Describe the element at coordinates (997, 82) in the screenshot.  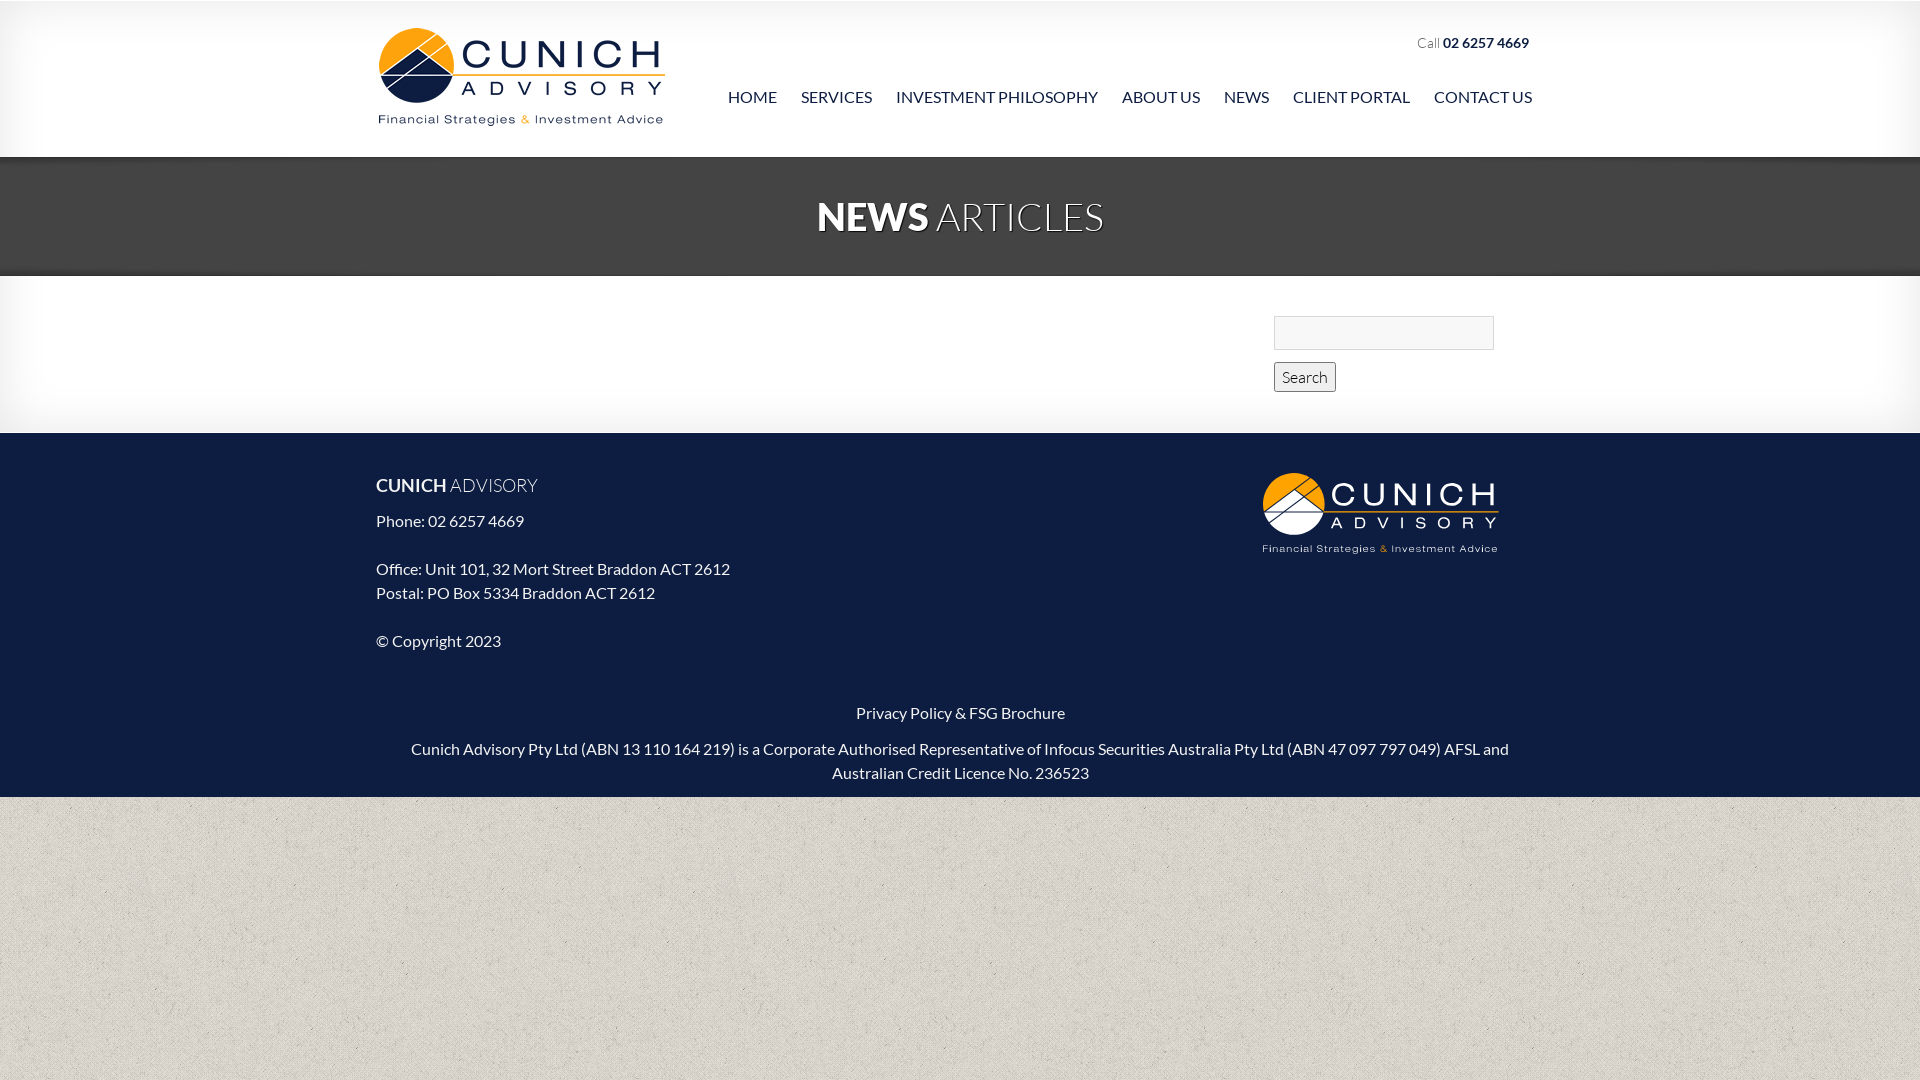
I see `'INVESTMENT PHILOSOPHY'` at that location.